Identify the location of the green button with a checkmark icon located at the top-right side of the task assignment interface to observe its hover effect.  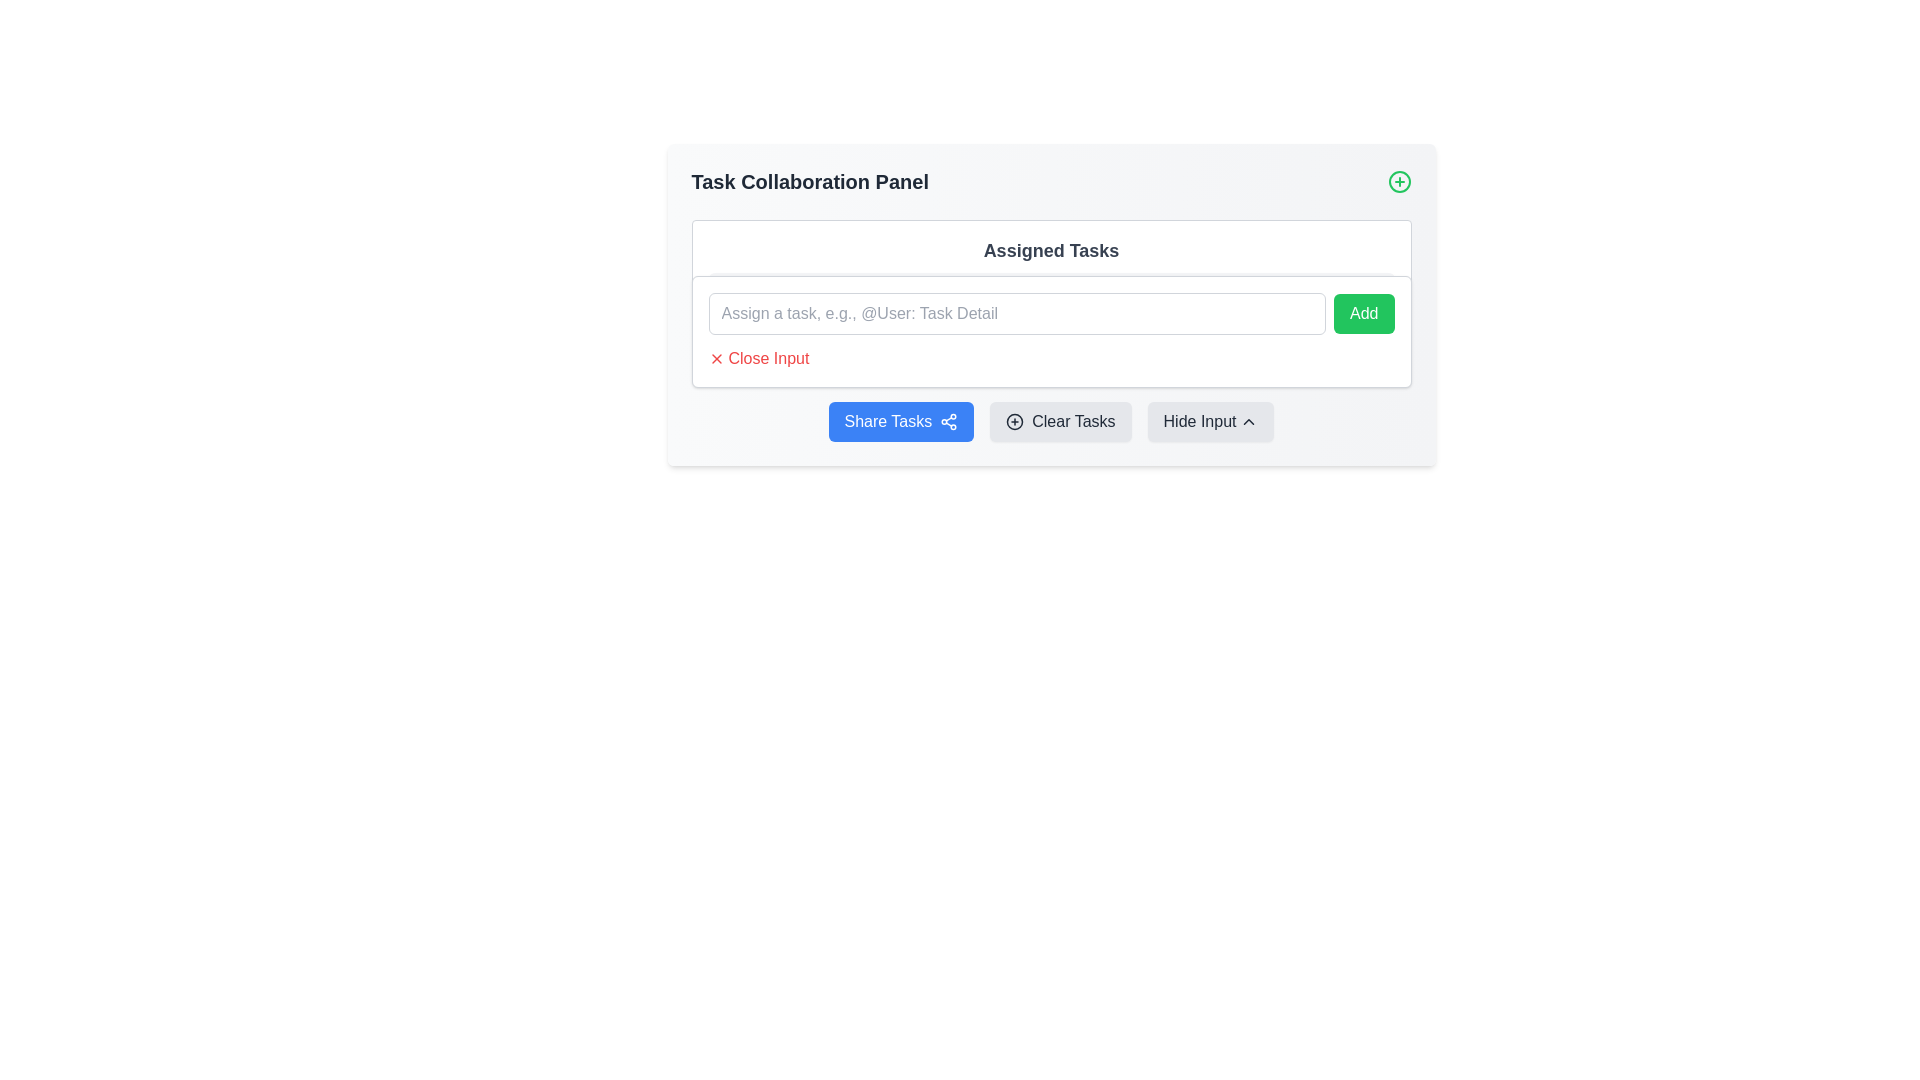
(1371, 293).